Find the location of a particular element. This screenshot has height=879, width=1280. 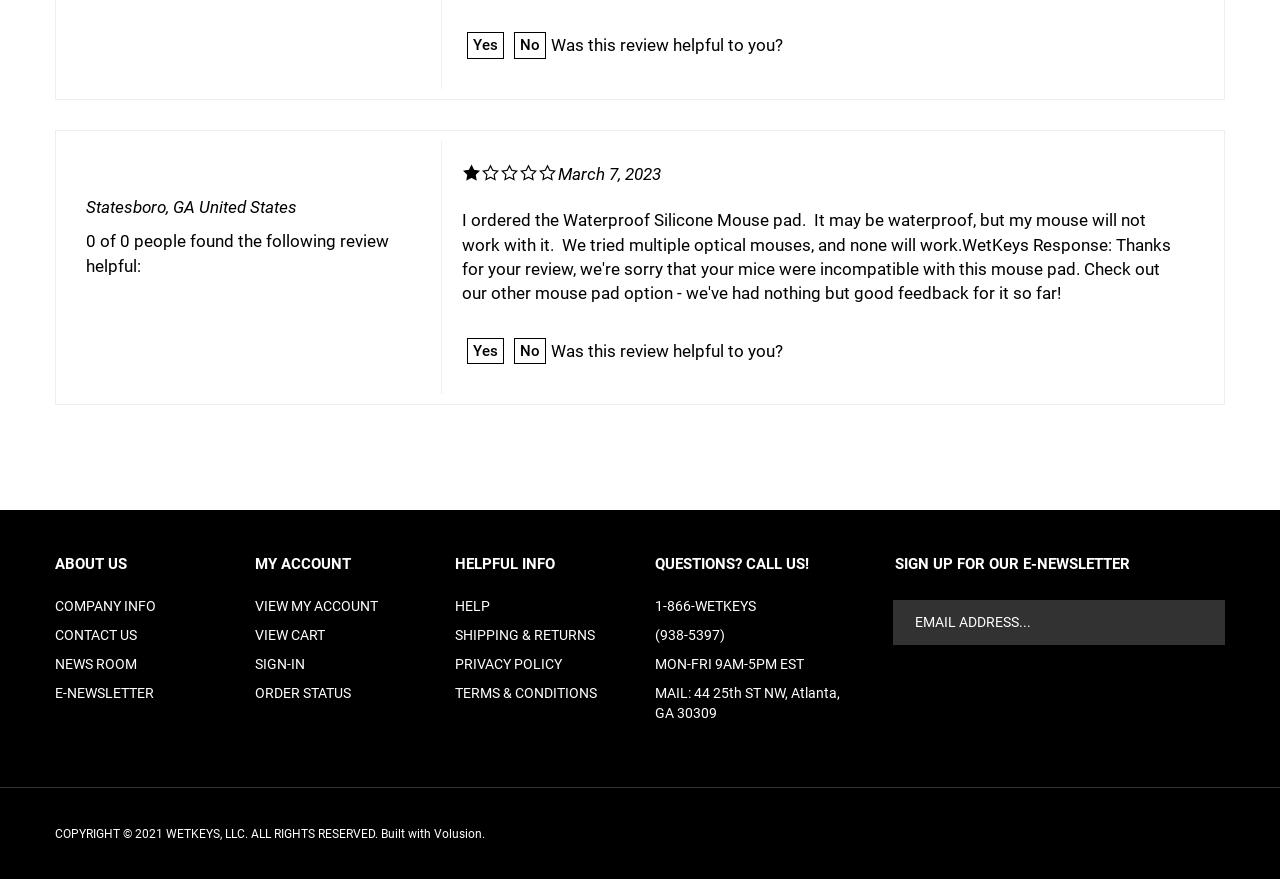

'HELP' is located at coordinates (471, 605).